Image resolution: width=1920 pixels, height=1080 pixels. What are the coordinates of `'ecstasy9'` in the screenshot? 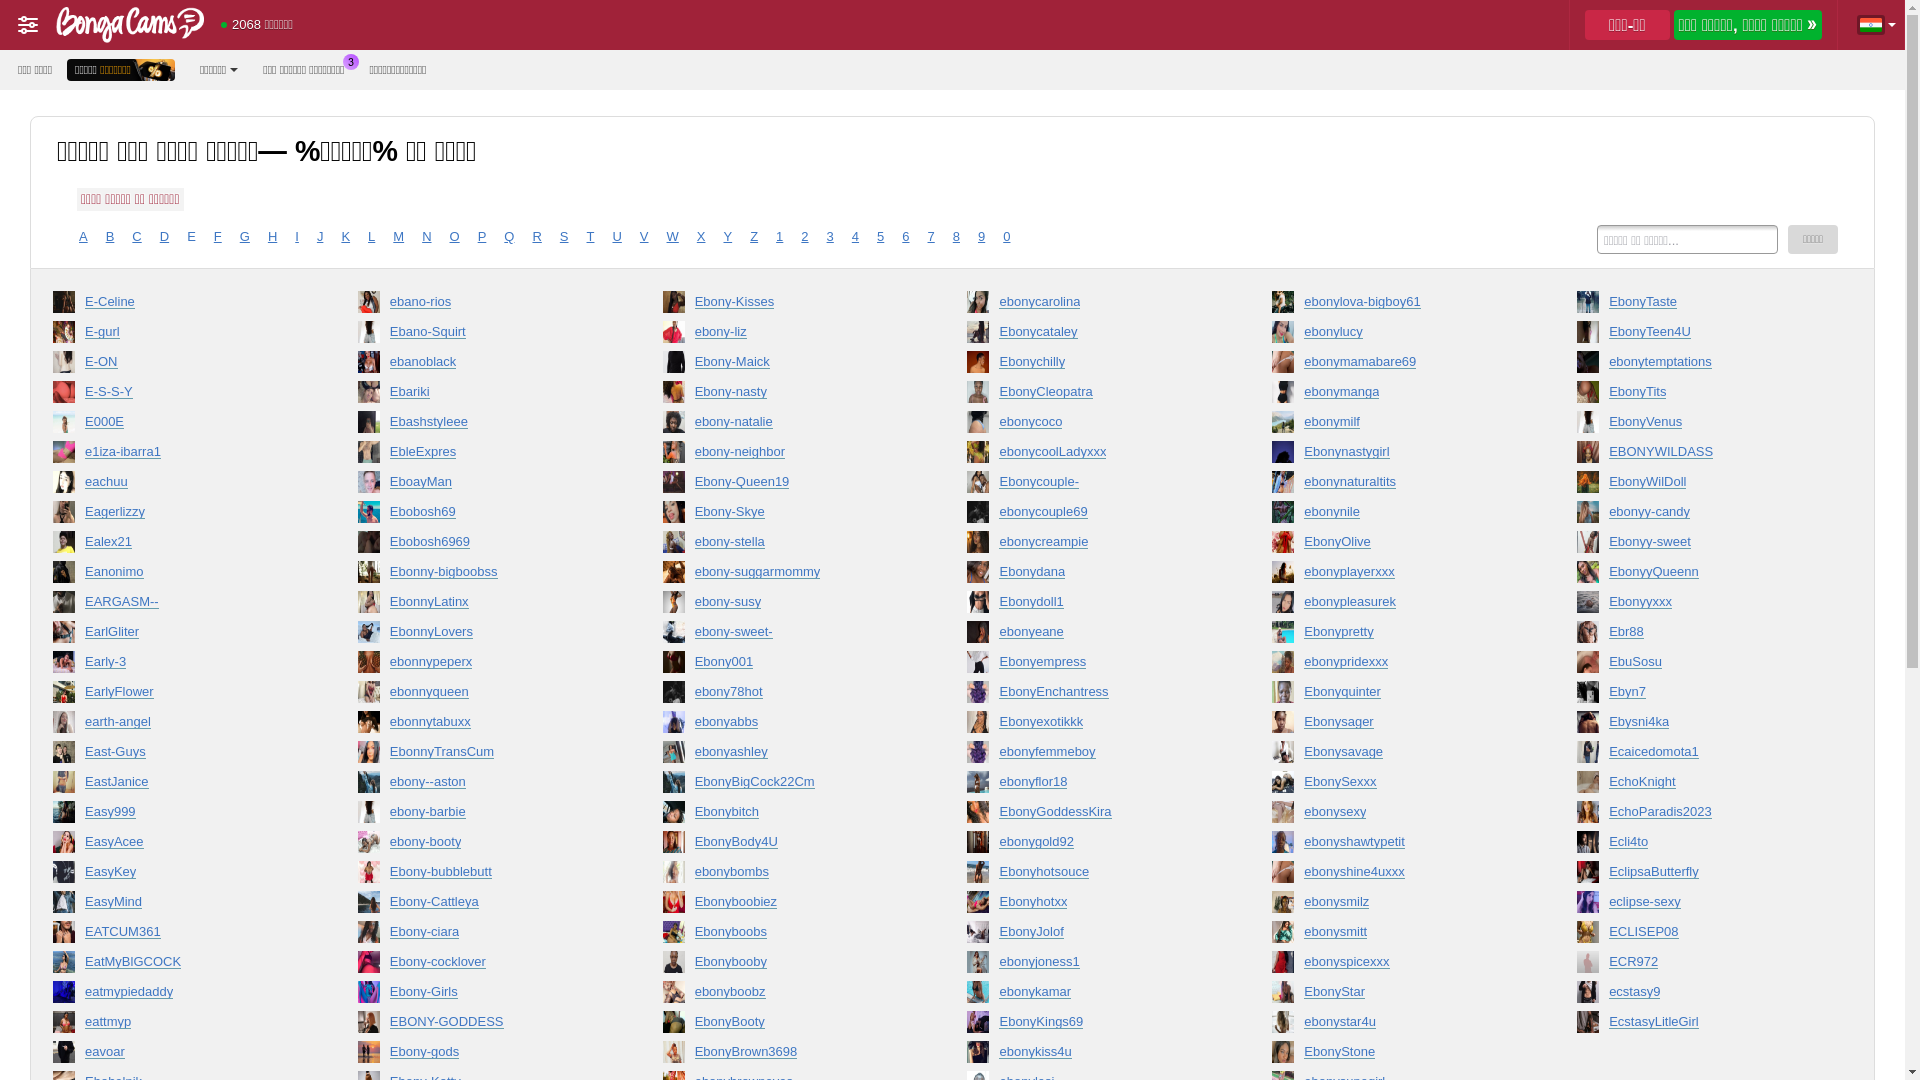 It's located at (1699, 995).